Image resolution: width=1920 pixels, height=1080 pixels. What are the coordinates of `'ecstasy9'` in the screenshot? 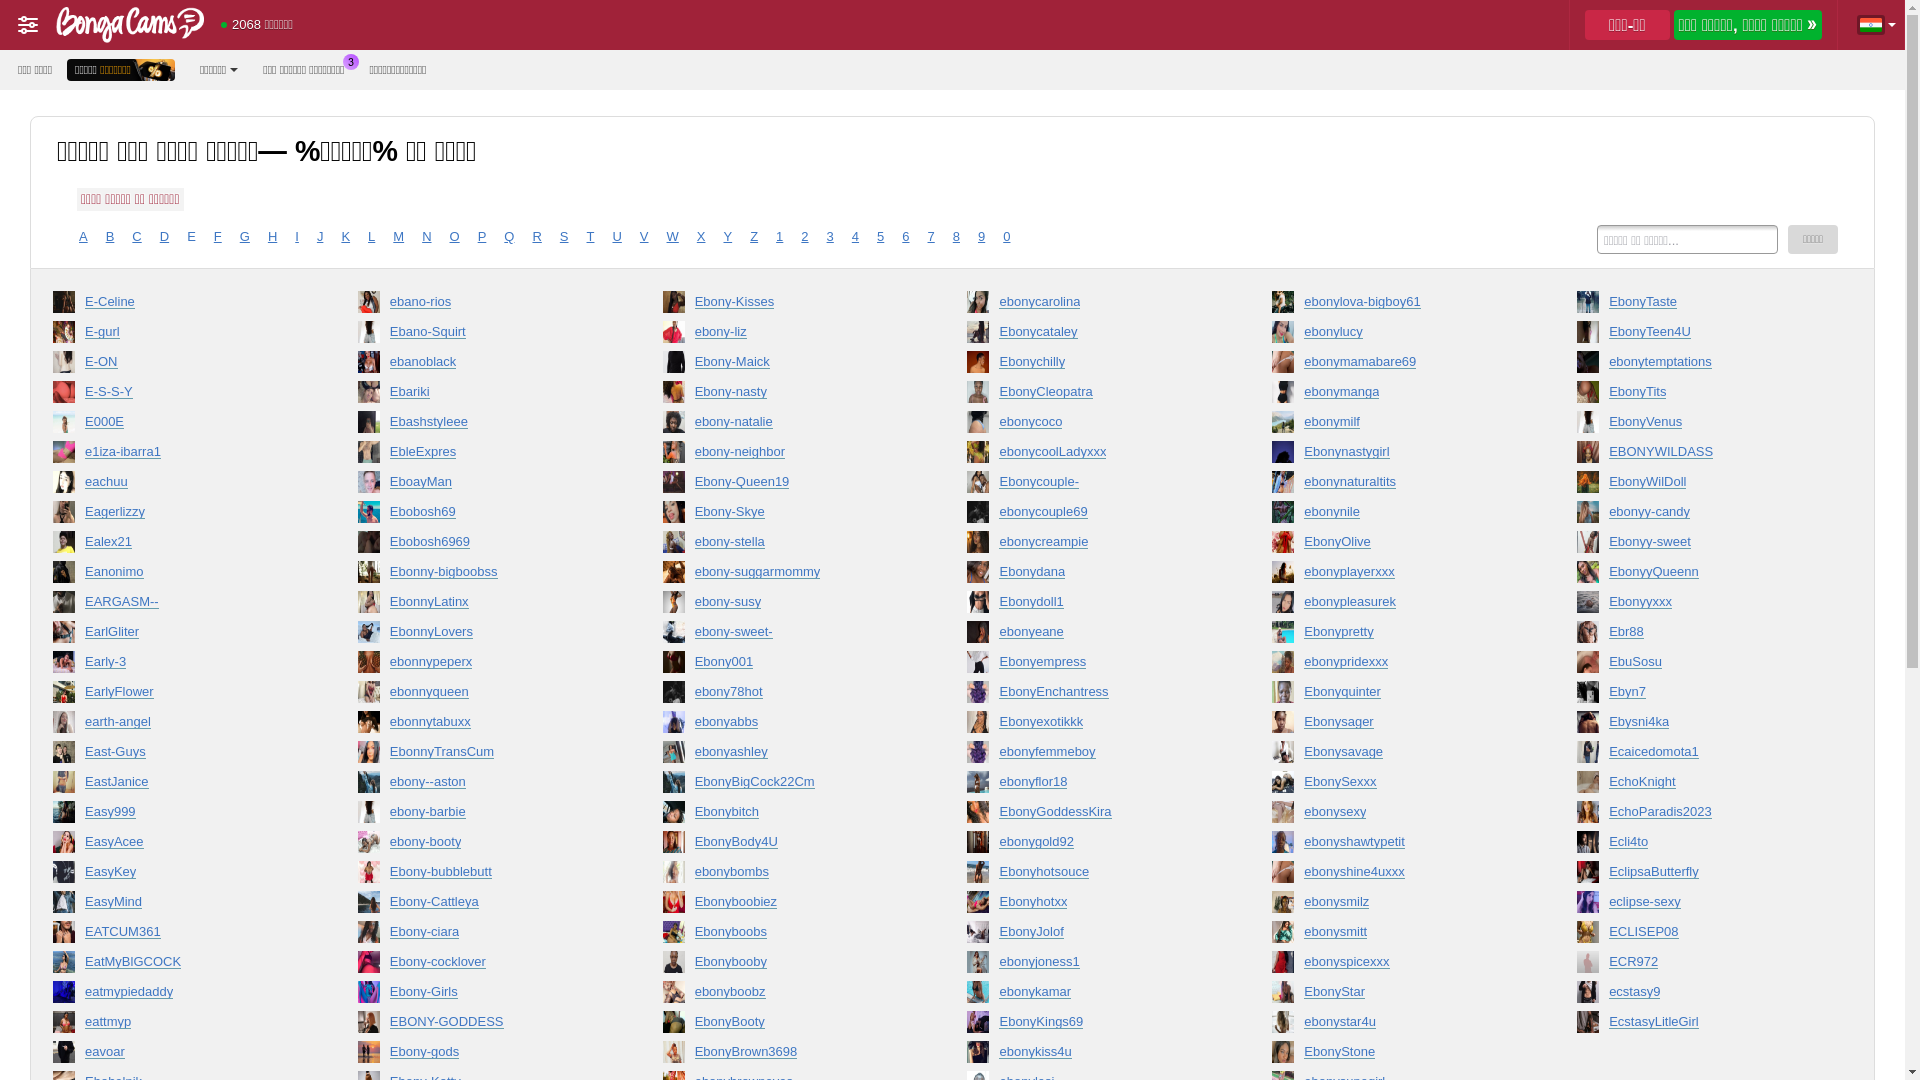 It's located at (1699, 995).